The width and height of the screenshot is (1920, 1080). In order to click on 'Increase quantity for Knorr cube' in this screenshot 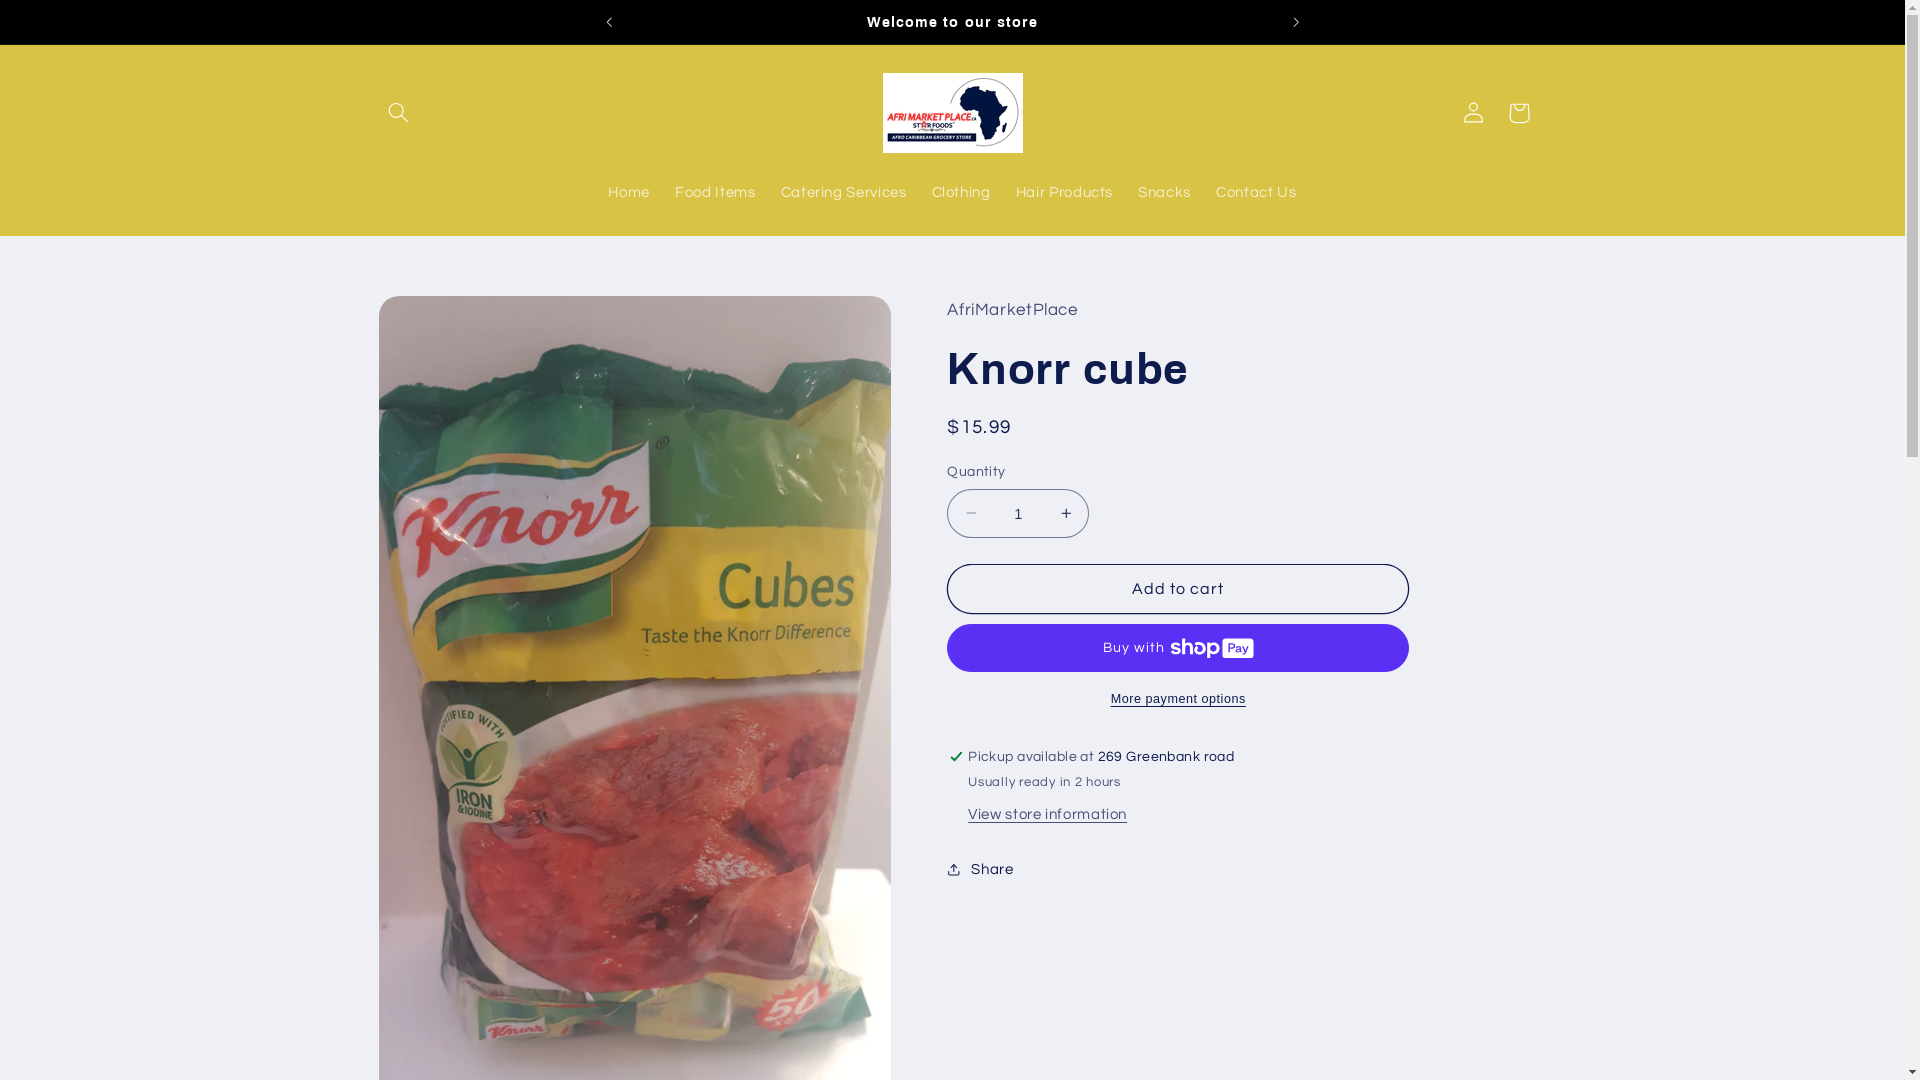, I will do `click(1064, 512)`.